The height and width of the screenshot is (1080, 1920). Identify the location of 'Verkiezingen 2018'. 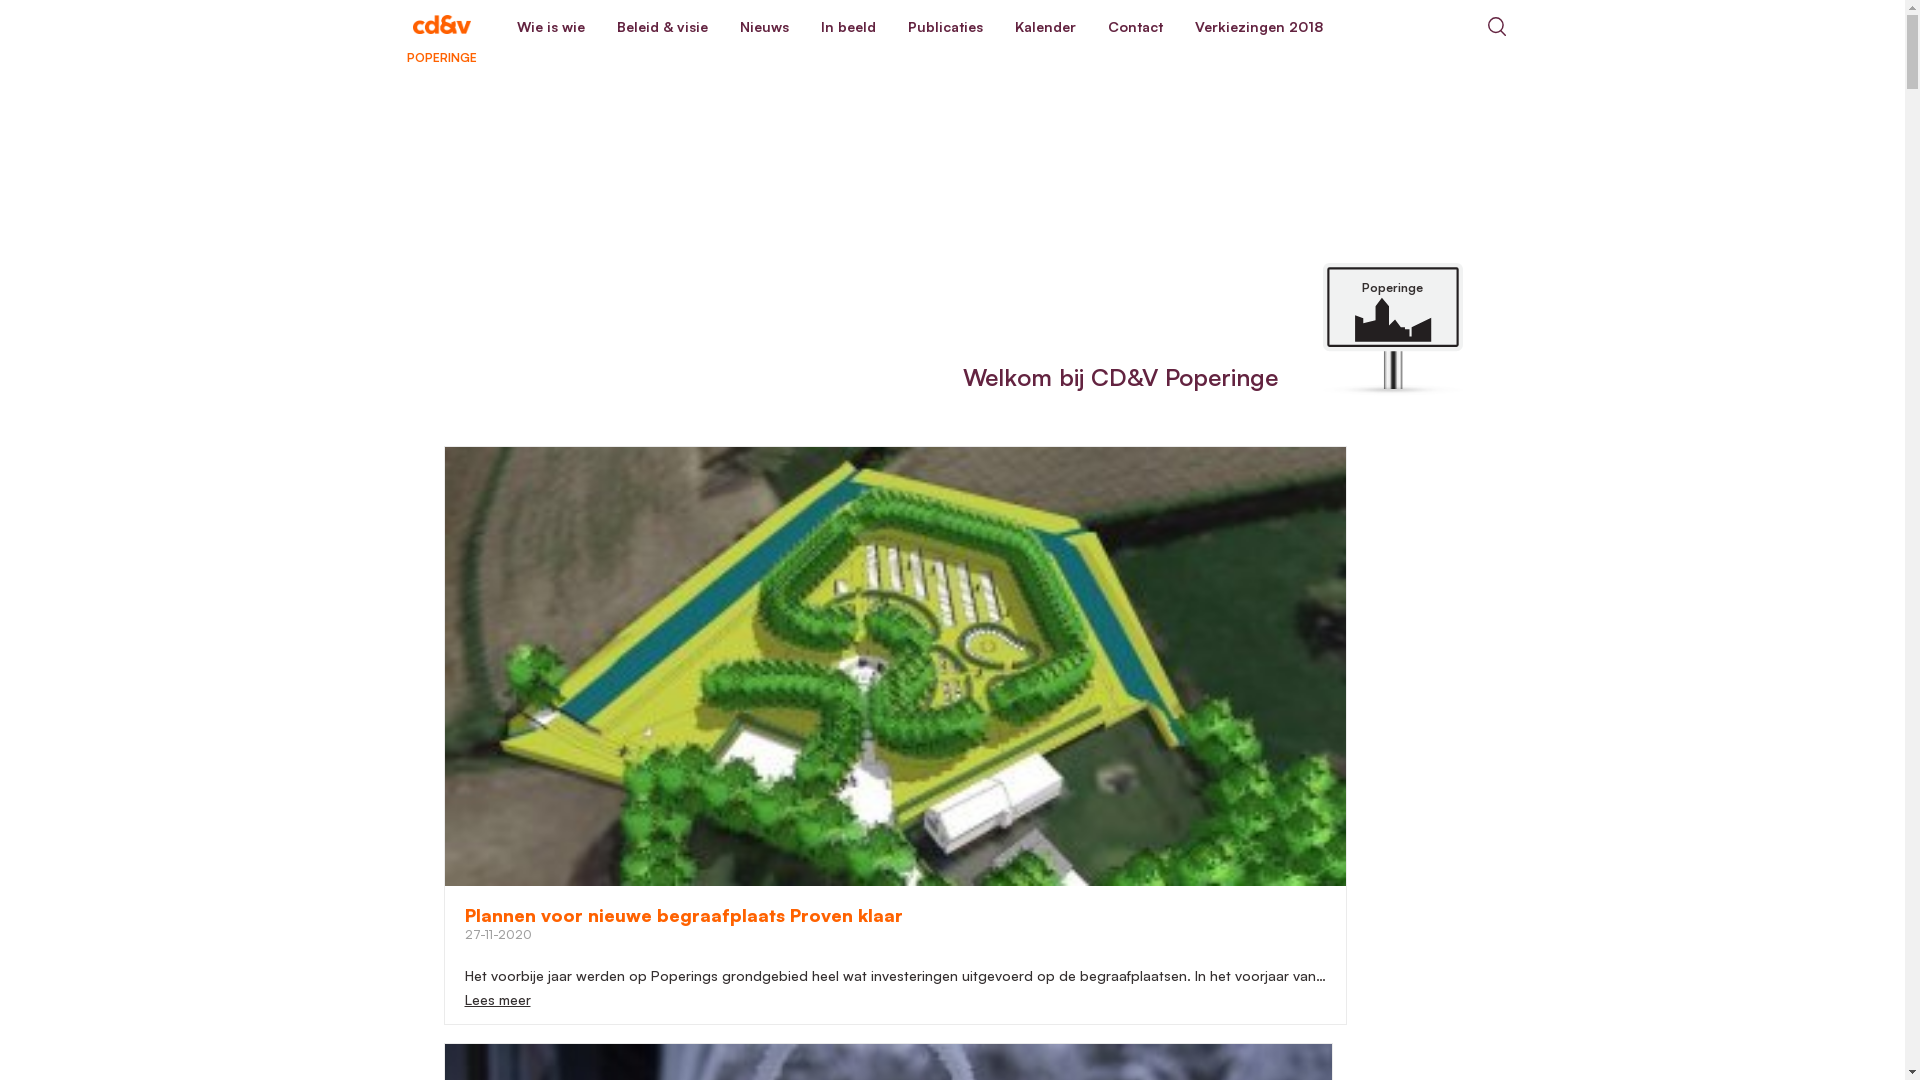
(1177, 27).